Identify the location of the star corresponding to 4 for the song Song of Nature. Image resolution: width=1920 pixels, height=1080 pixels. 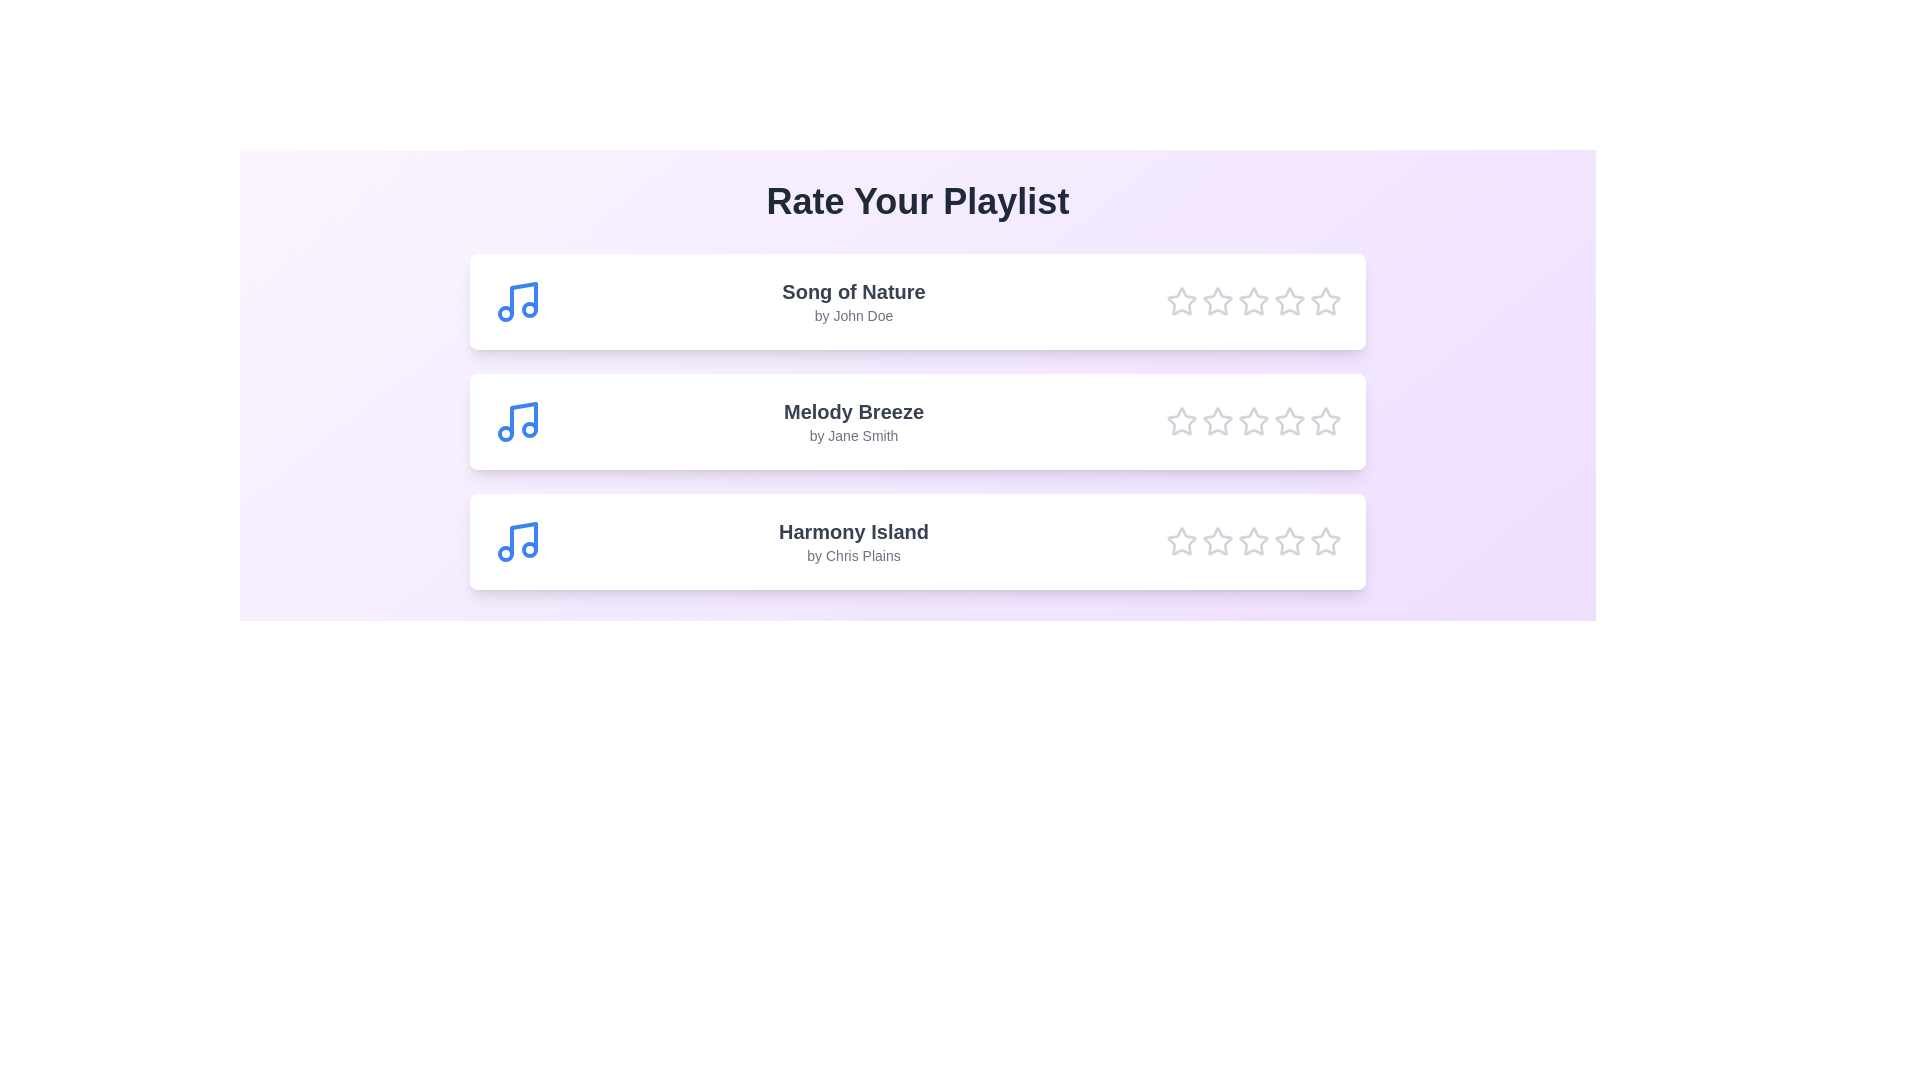
(1290, 301).